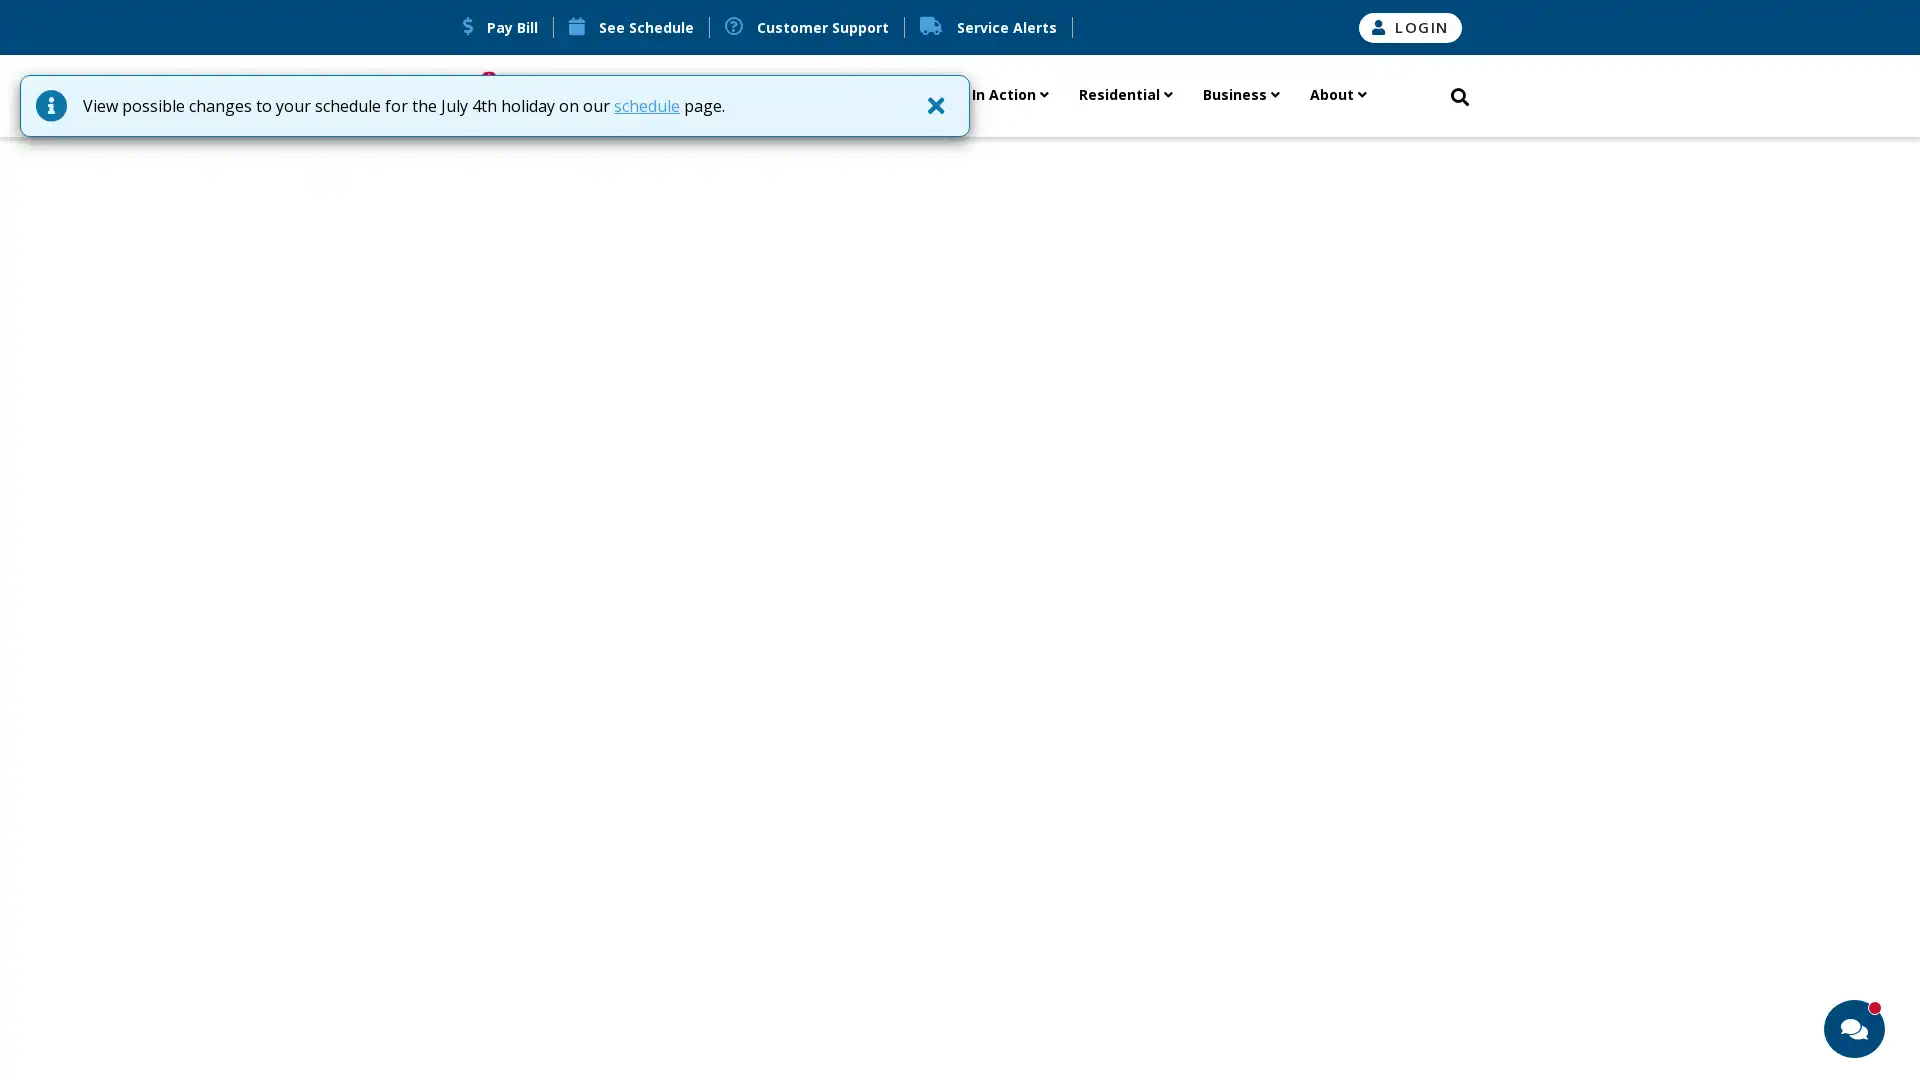 Image resolution: width=1920 pixels, height=1080 pixels. What do you see at coordinates (1409, 27) in the screenshot?
I see `LOGIN` at bounding box center [1409, 27].